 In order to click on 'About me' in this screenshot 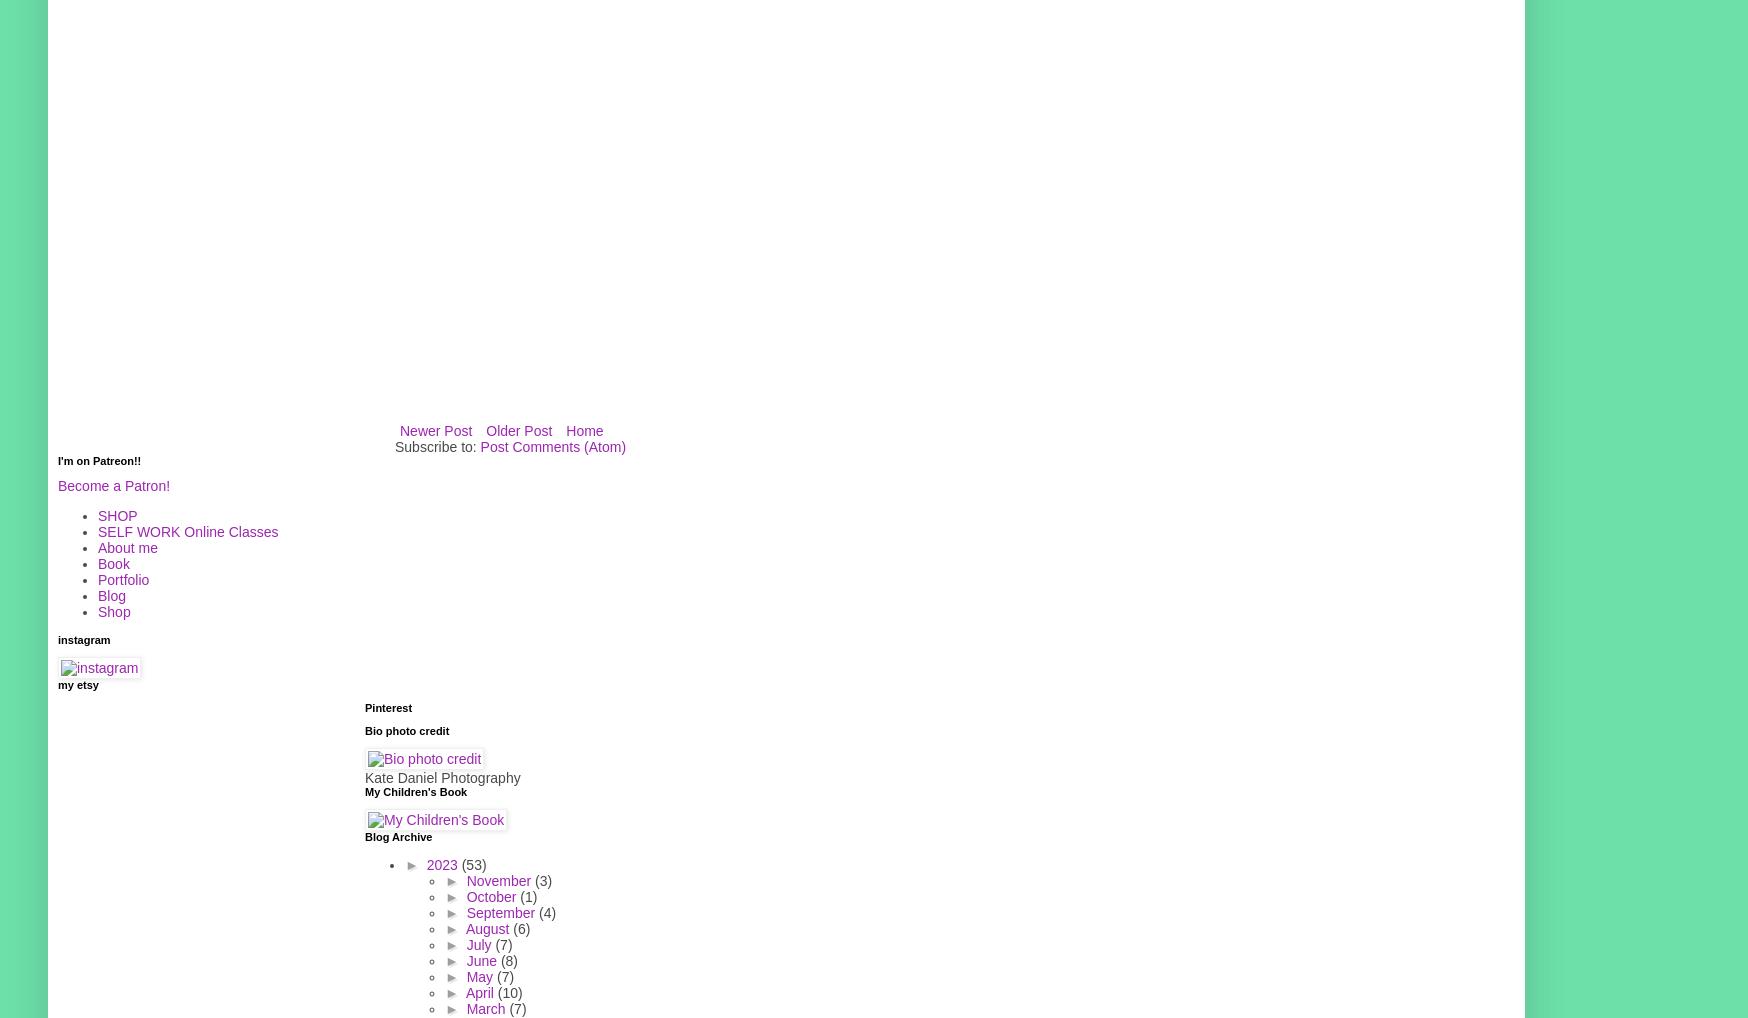, I will do `click(98, 545)`.